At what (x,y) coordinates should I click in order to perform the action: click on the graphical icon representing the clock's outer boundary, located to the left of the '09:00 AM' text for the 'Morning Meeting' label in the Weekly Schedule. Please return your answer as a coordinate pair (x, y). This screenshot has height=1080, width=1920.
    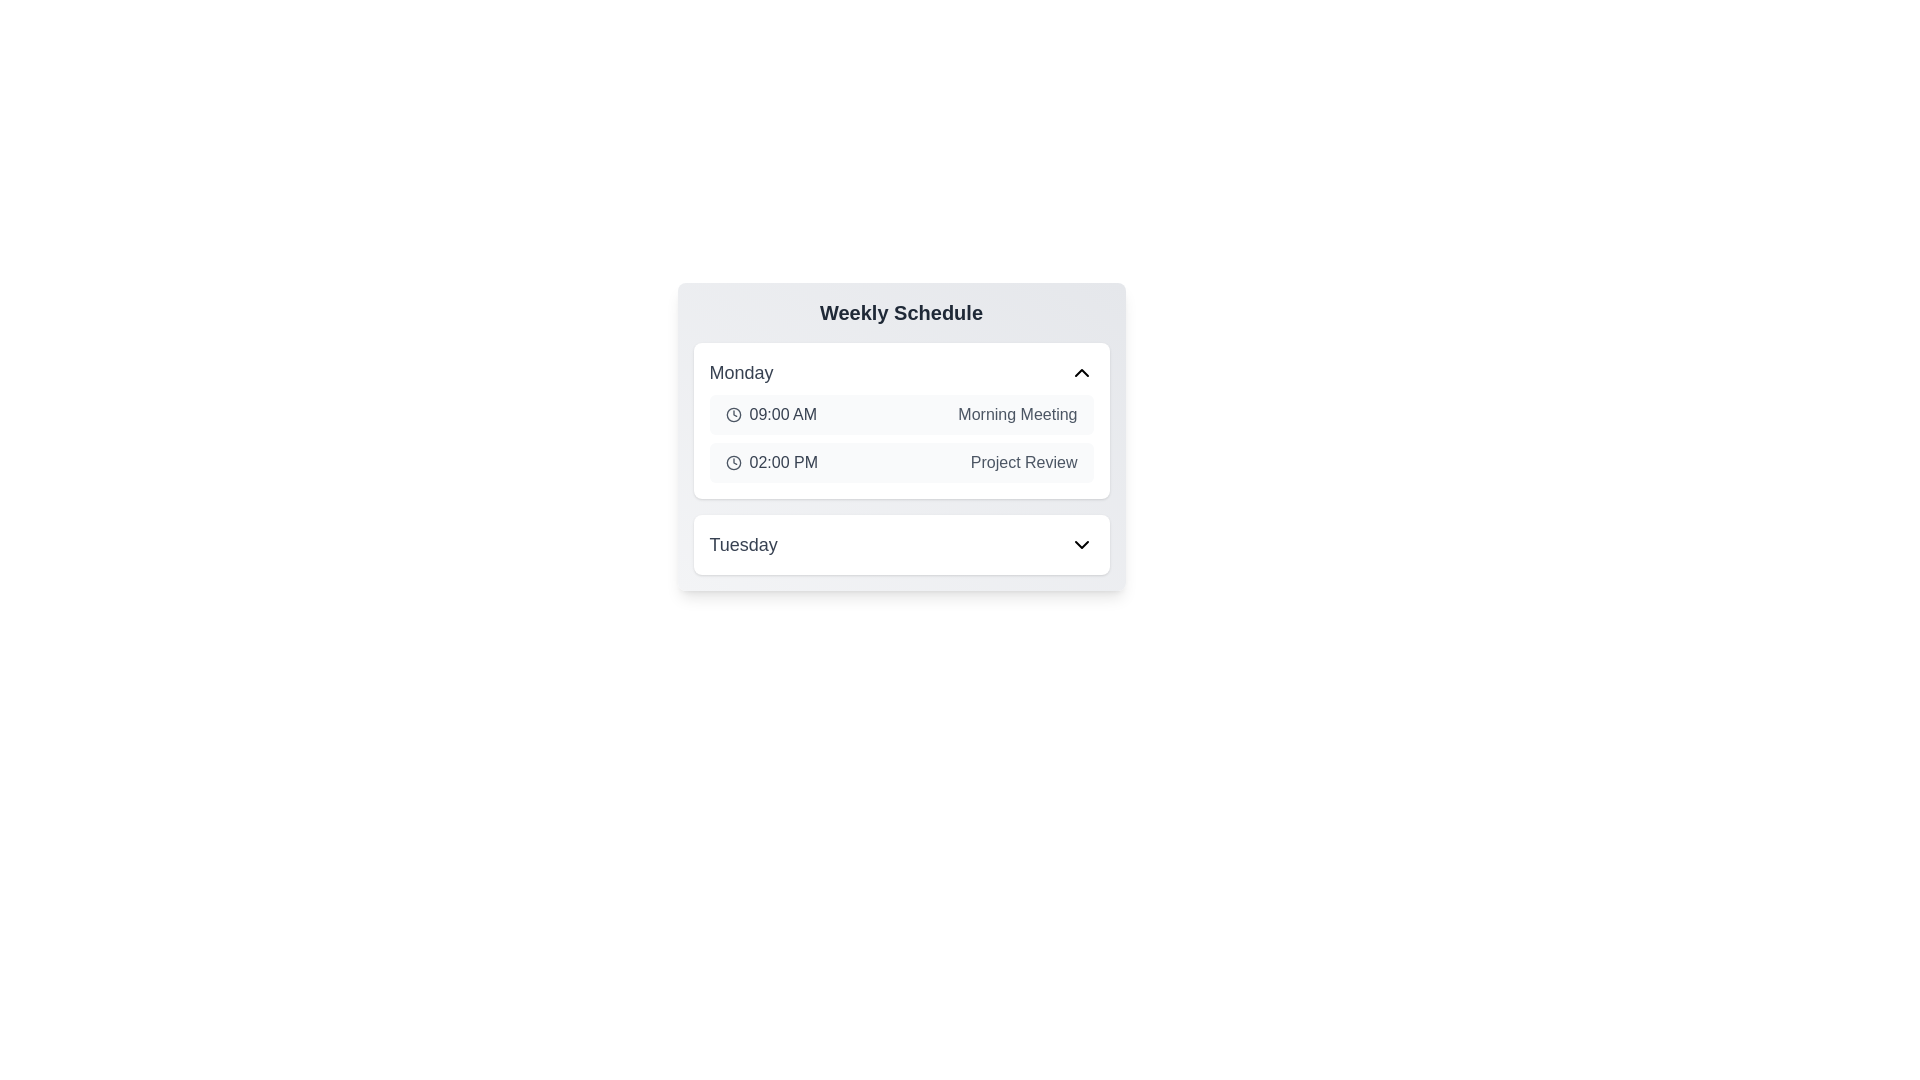
    Looking at the image, I should click on (732, 462).